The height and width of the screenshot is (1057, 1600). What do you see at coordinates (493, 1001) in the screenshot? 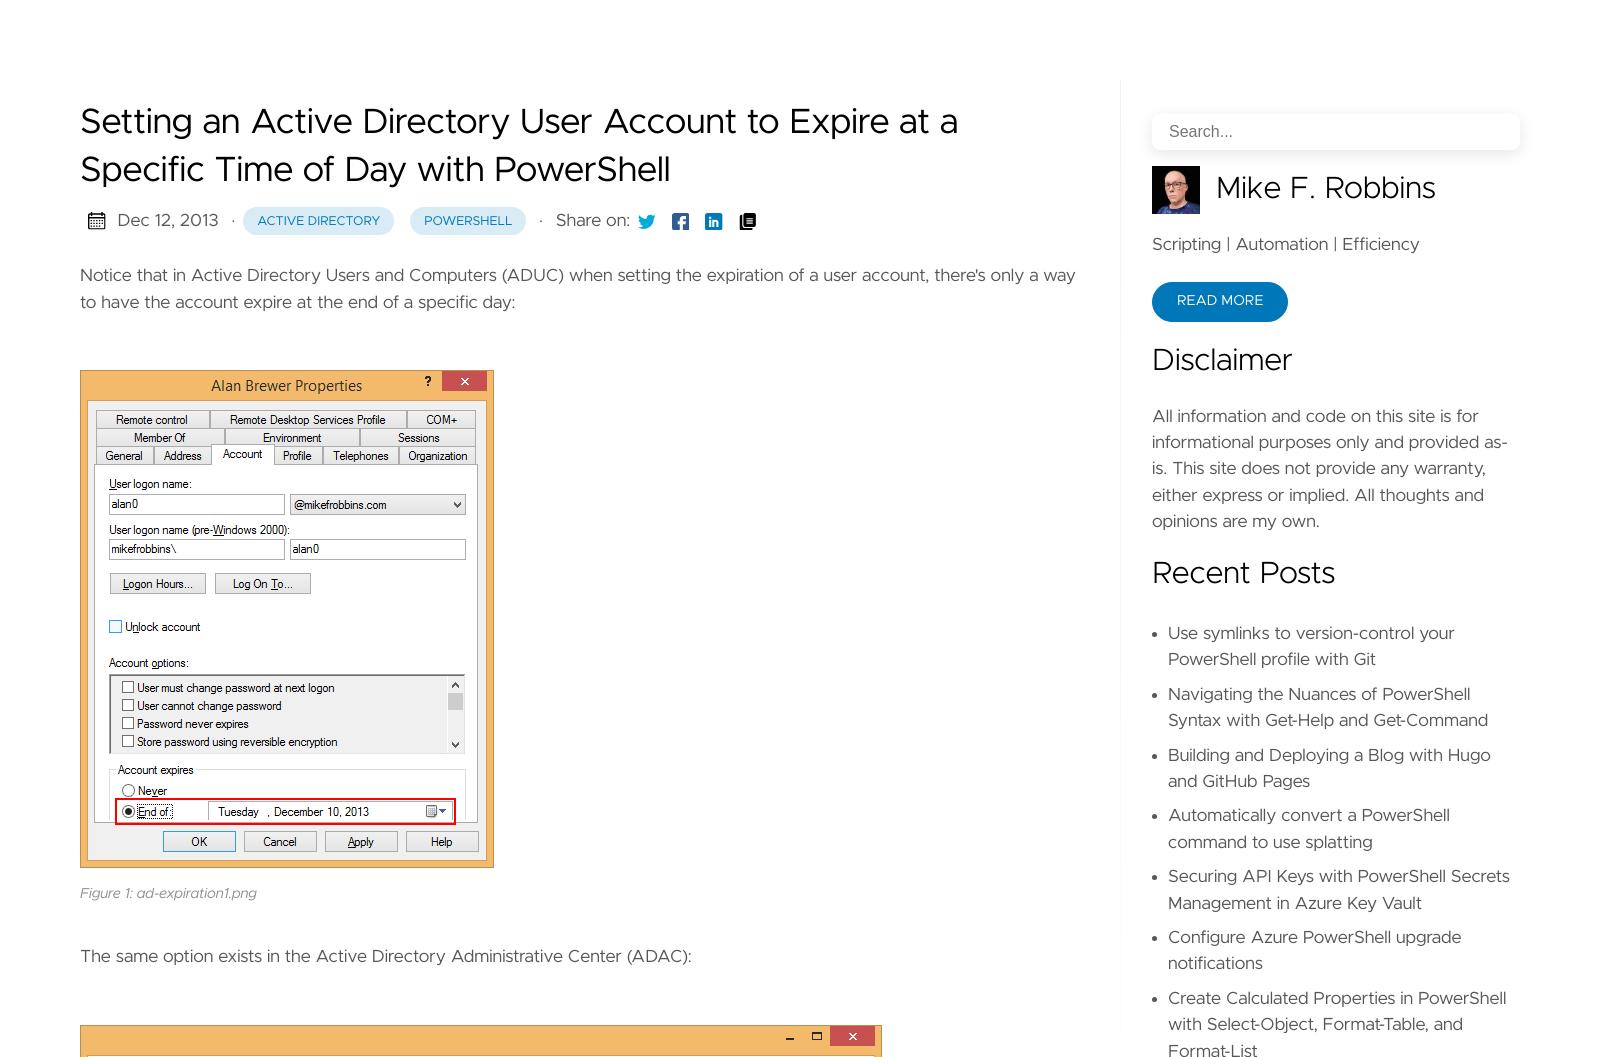
I see `'-DateTime'` at bounding box center [493, 1001].